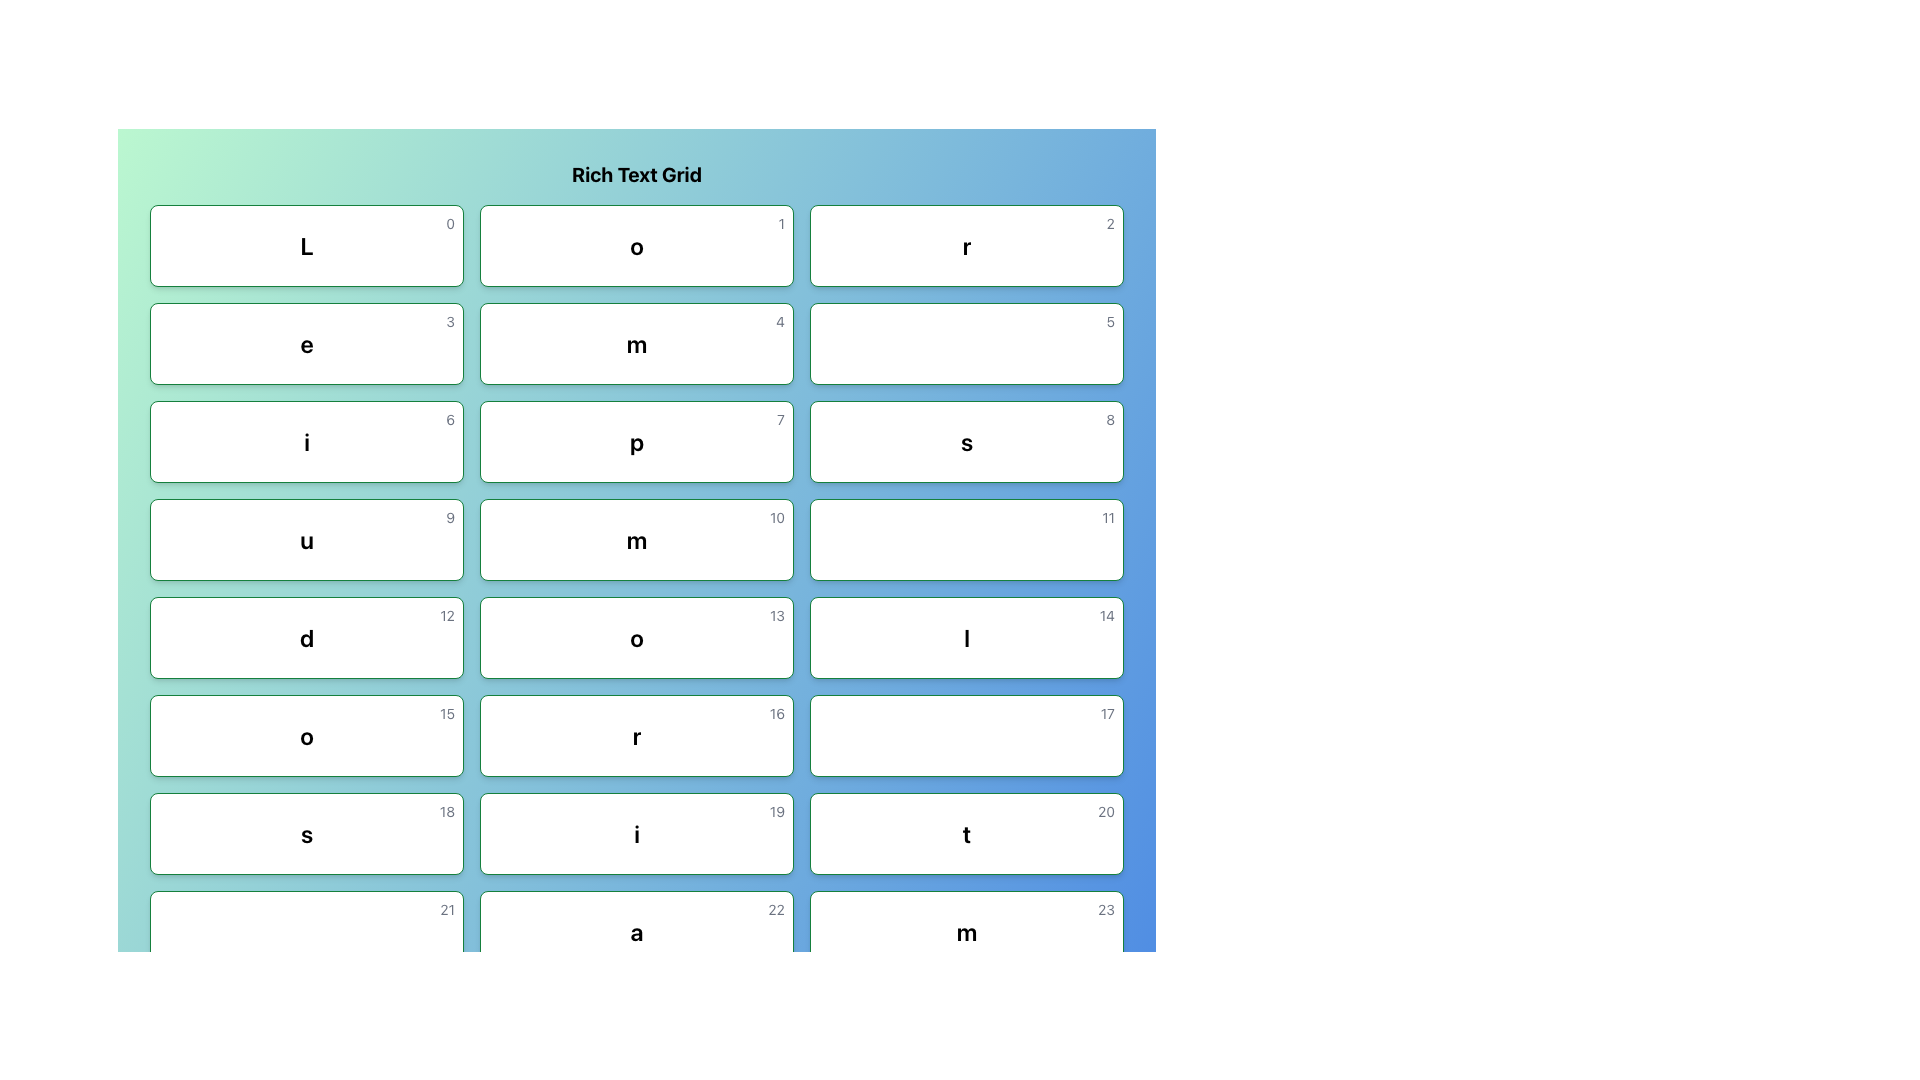 The width and height of the screenshot is (1920, 1080). What do you see at coordinates (636, 833) in the screenshot?
I see `the text character 'i' displayed in the central content area of the card labeled '19', located in the bottom right quadrant of the grid layout` at bounding box center [636, 833].